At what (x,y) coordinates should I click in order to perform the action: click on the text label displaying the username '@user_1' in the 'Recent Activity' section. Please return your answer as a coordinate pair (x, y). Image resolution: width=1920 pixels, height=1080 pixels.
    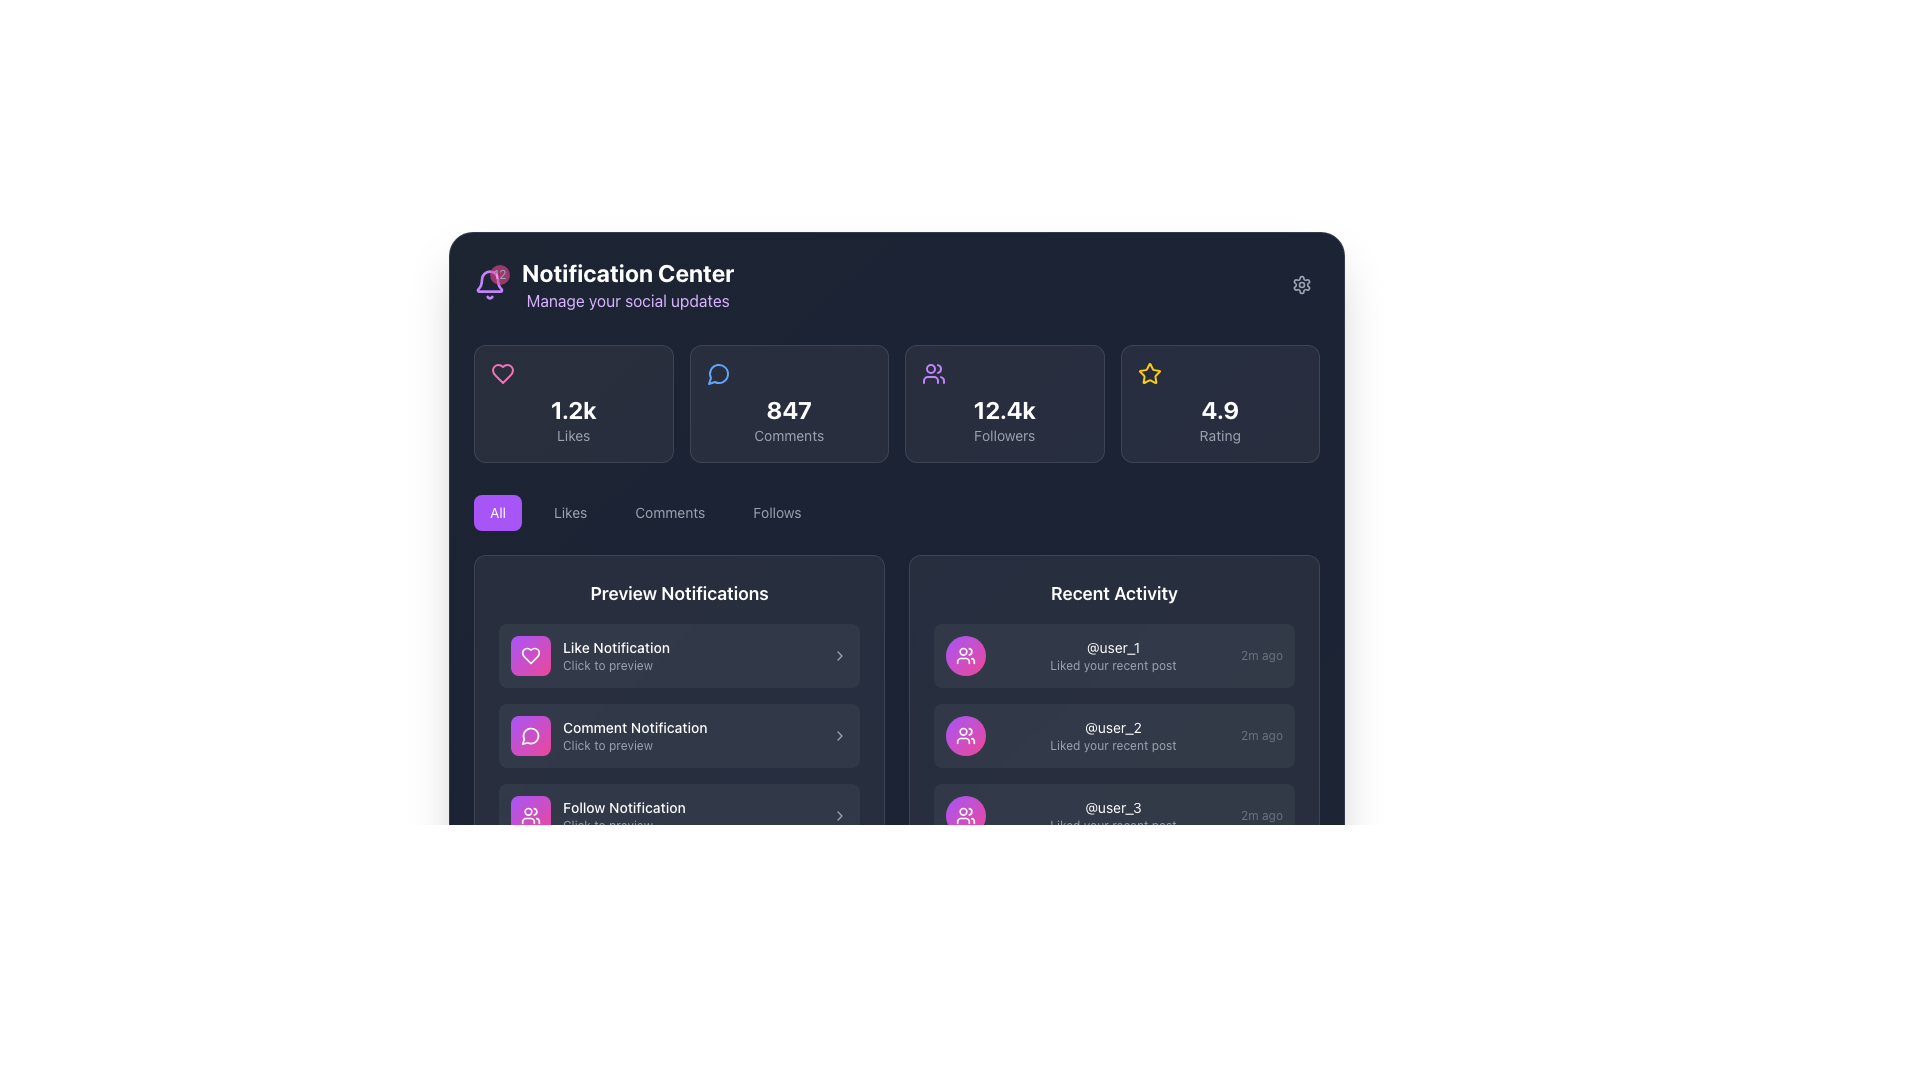
    Looking at the image, I should click on (1112, 648).